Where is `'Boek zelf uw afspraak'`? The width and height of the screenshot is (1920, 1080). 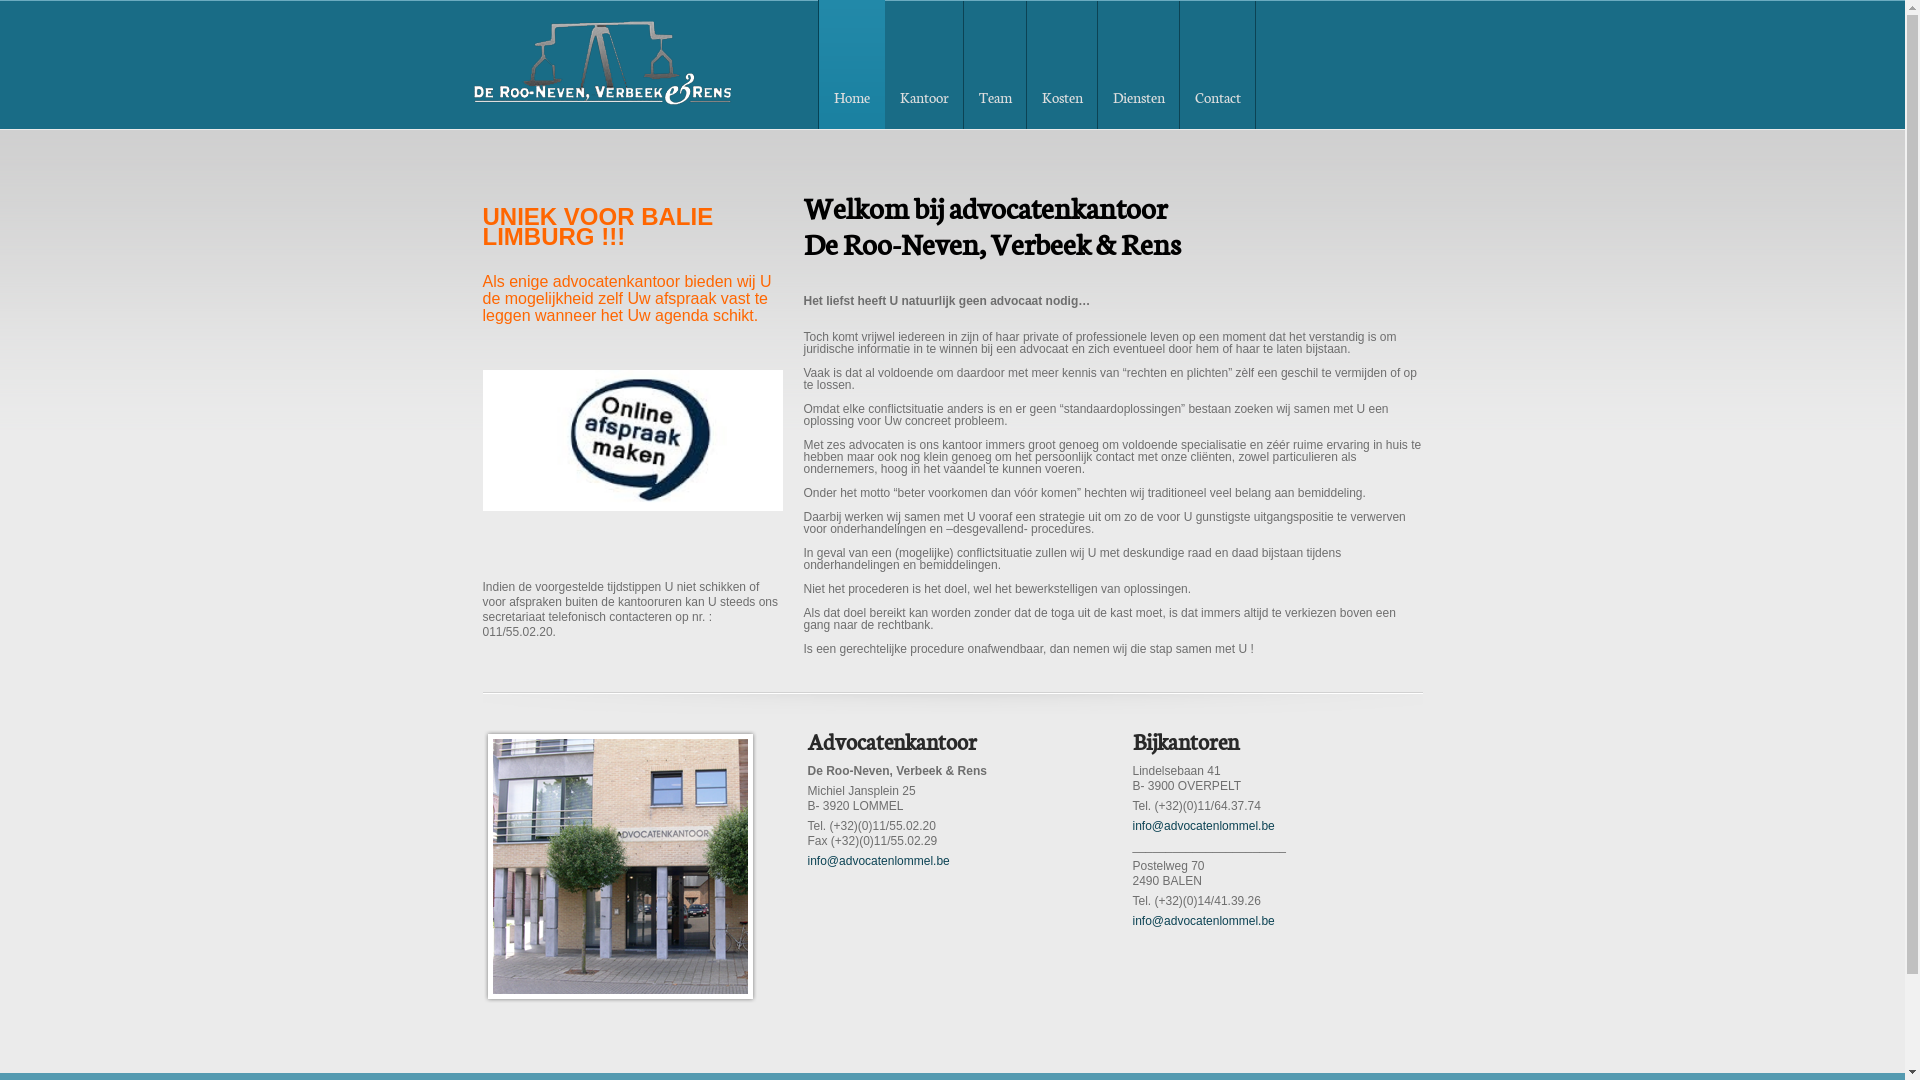 'Boek zelf uw afspraak' is located at coordinates (631, 439).